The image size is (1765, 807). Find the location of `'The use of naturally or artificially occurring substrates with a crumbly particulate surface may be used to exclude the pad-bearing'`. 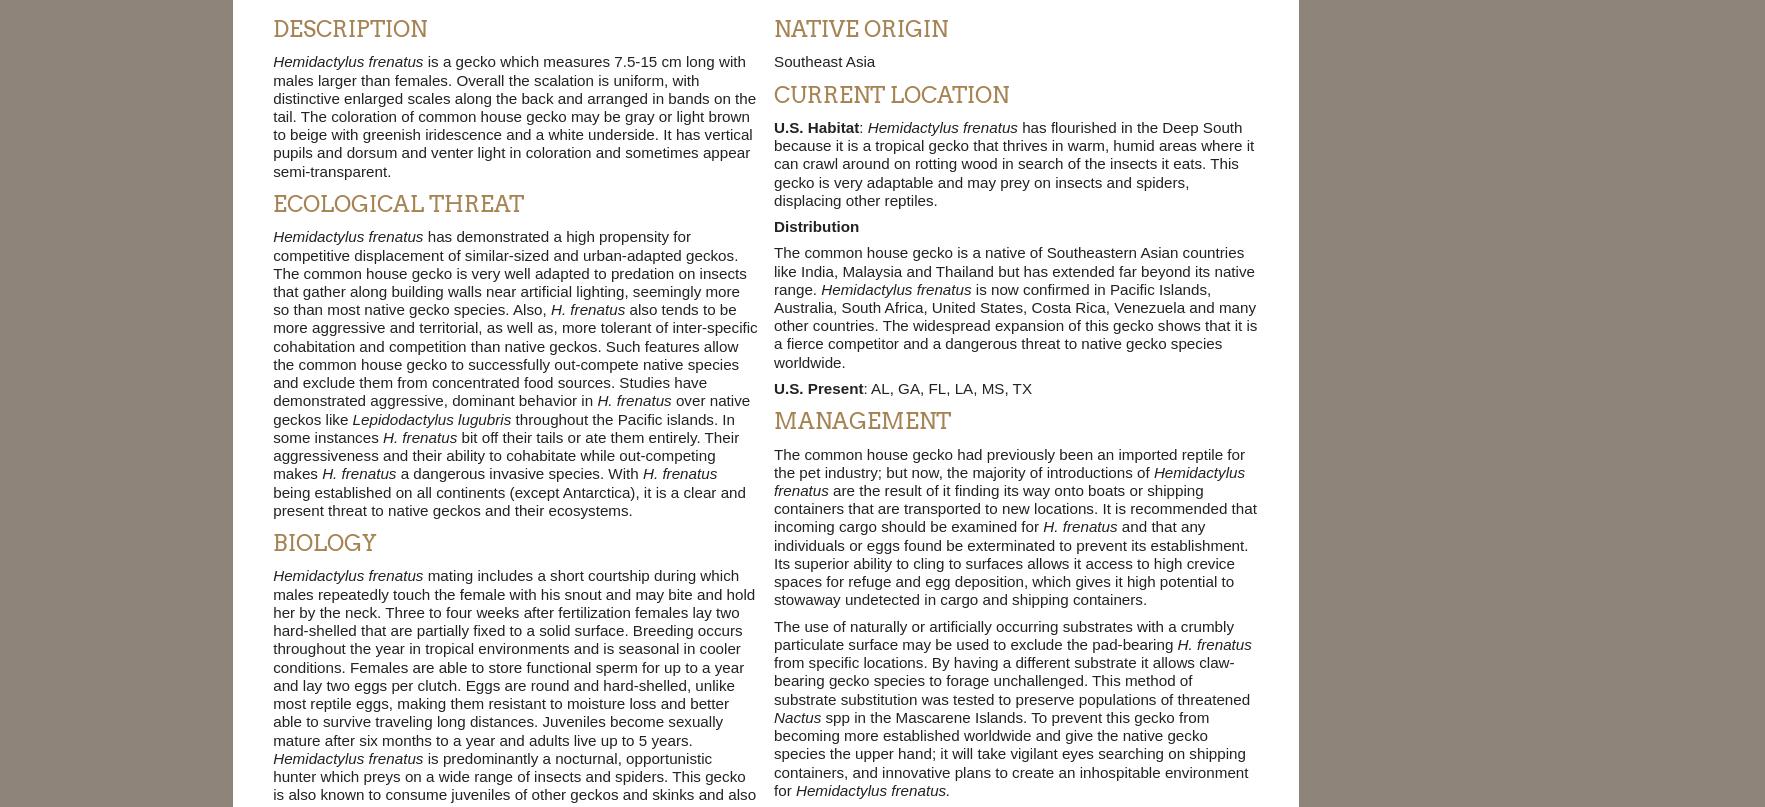

'The use of naturally or artificially occurring substrates with a crumbly particulate surface may be used to exclude the pad-bearing' is located at coordinates (772, 633).